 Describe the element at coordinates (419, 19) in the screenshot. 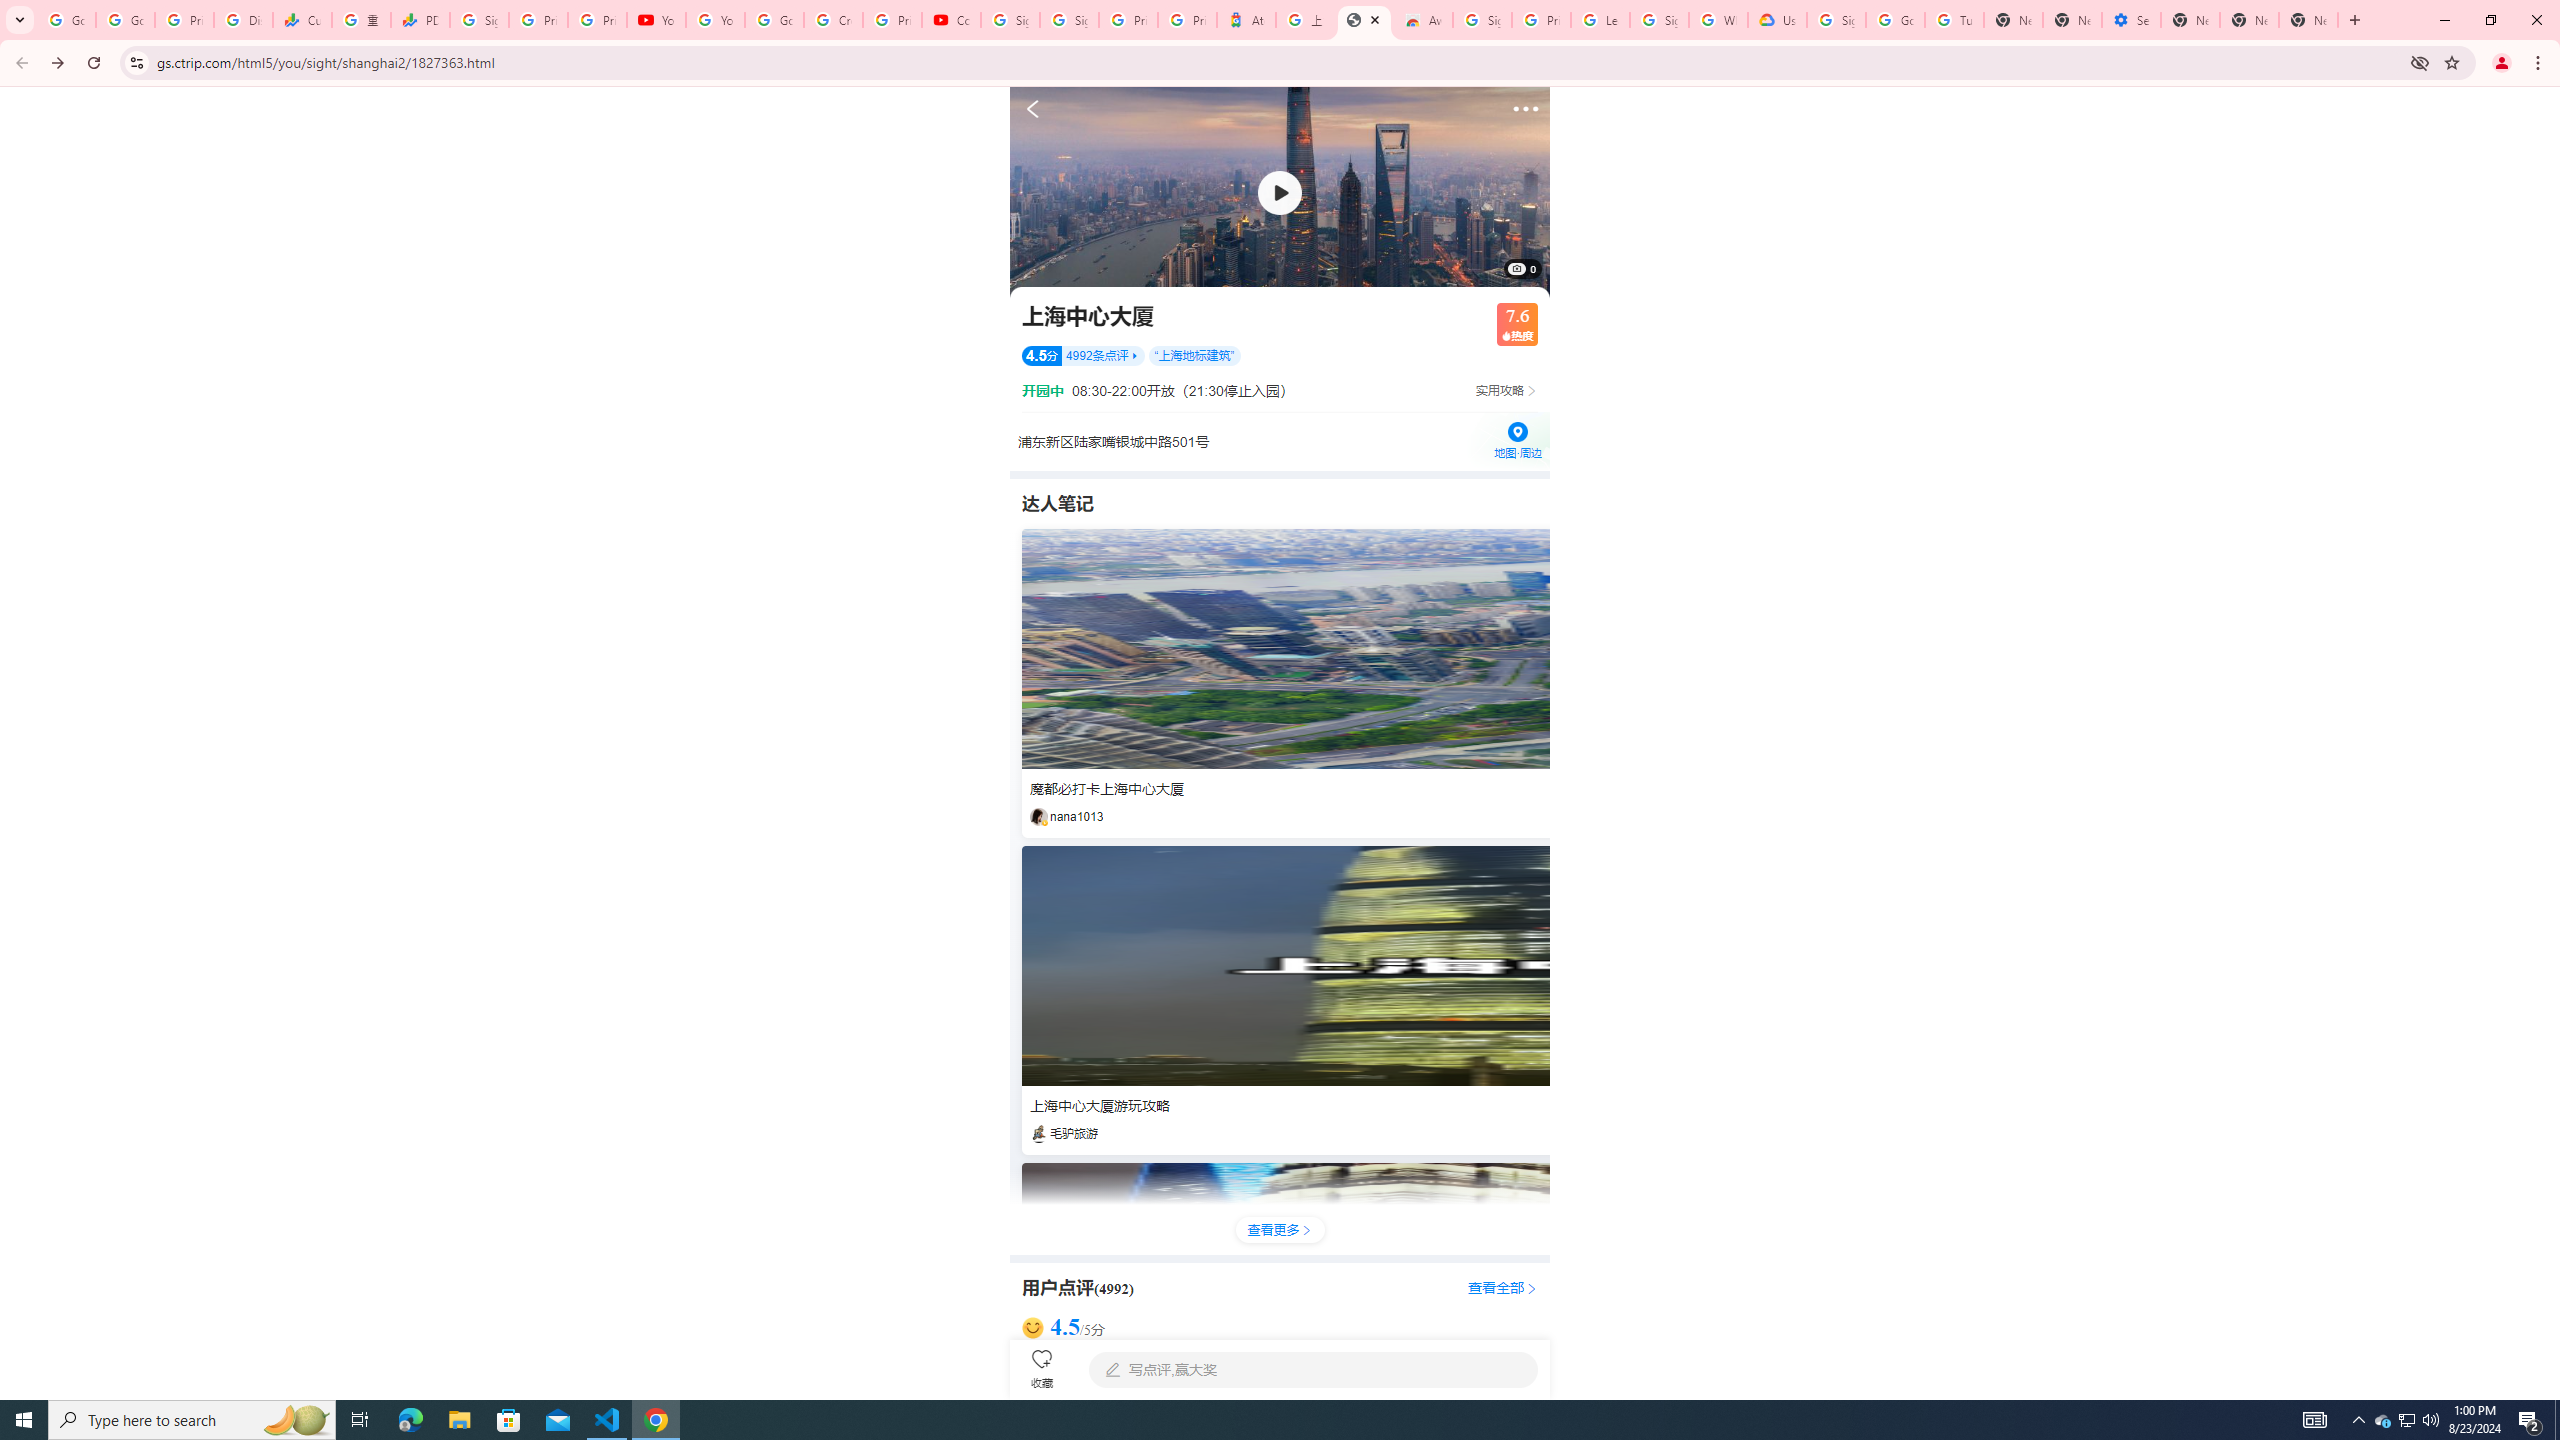

I see `'PDD Holdings Inc - ADR (PDD) Price & News - Google Finance'` at that location.